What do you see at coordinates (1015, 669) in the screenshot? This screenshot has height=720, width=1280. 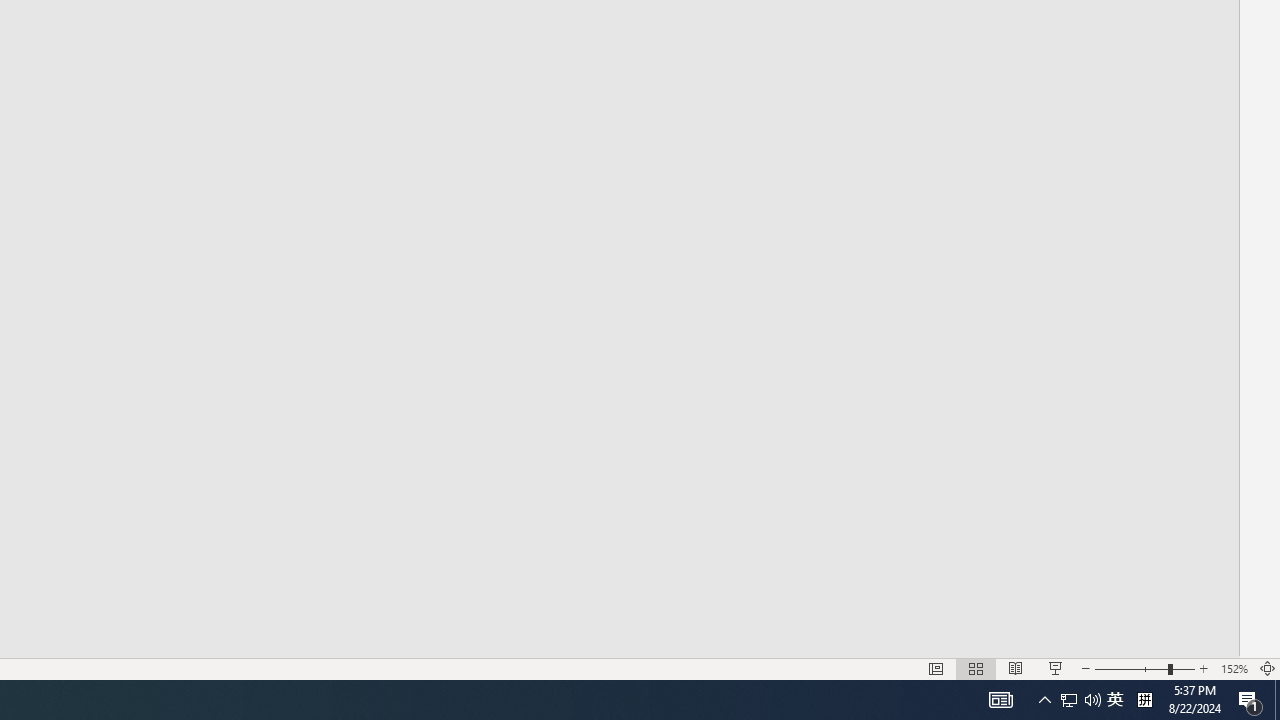 I see `'Reading View'` at bounding box center [1015, 669].